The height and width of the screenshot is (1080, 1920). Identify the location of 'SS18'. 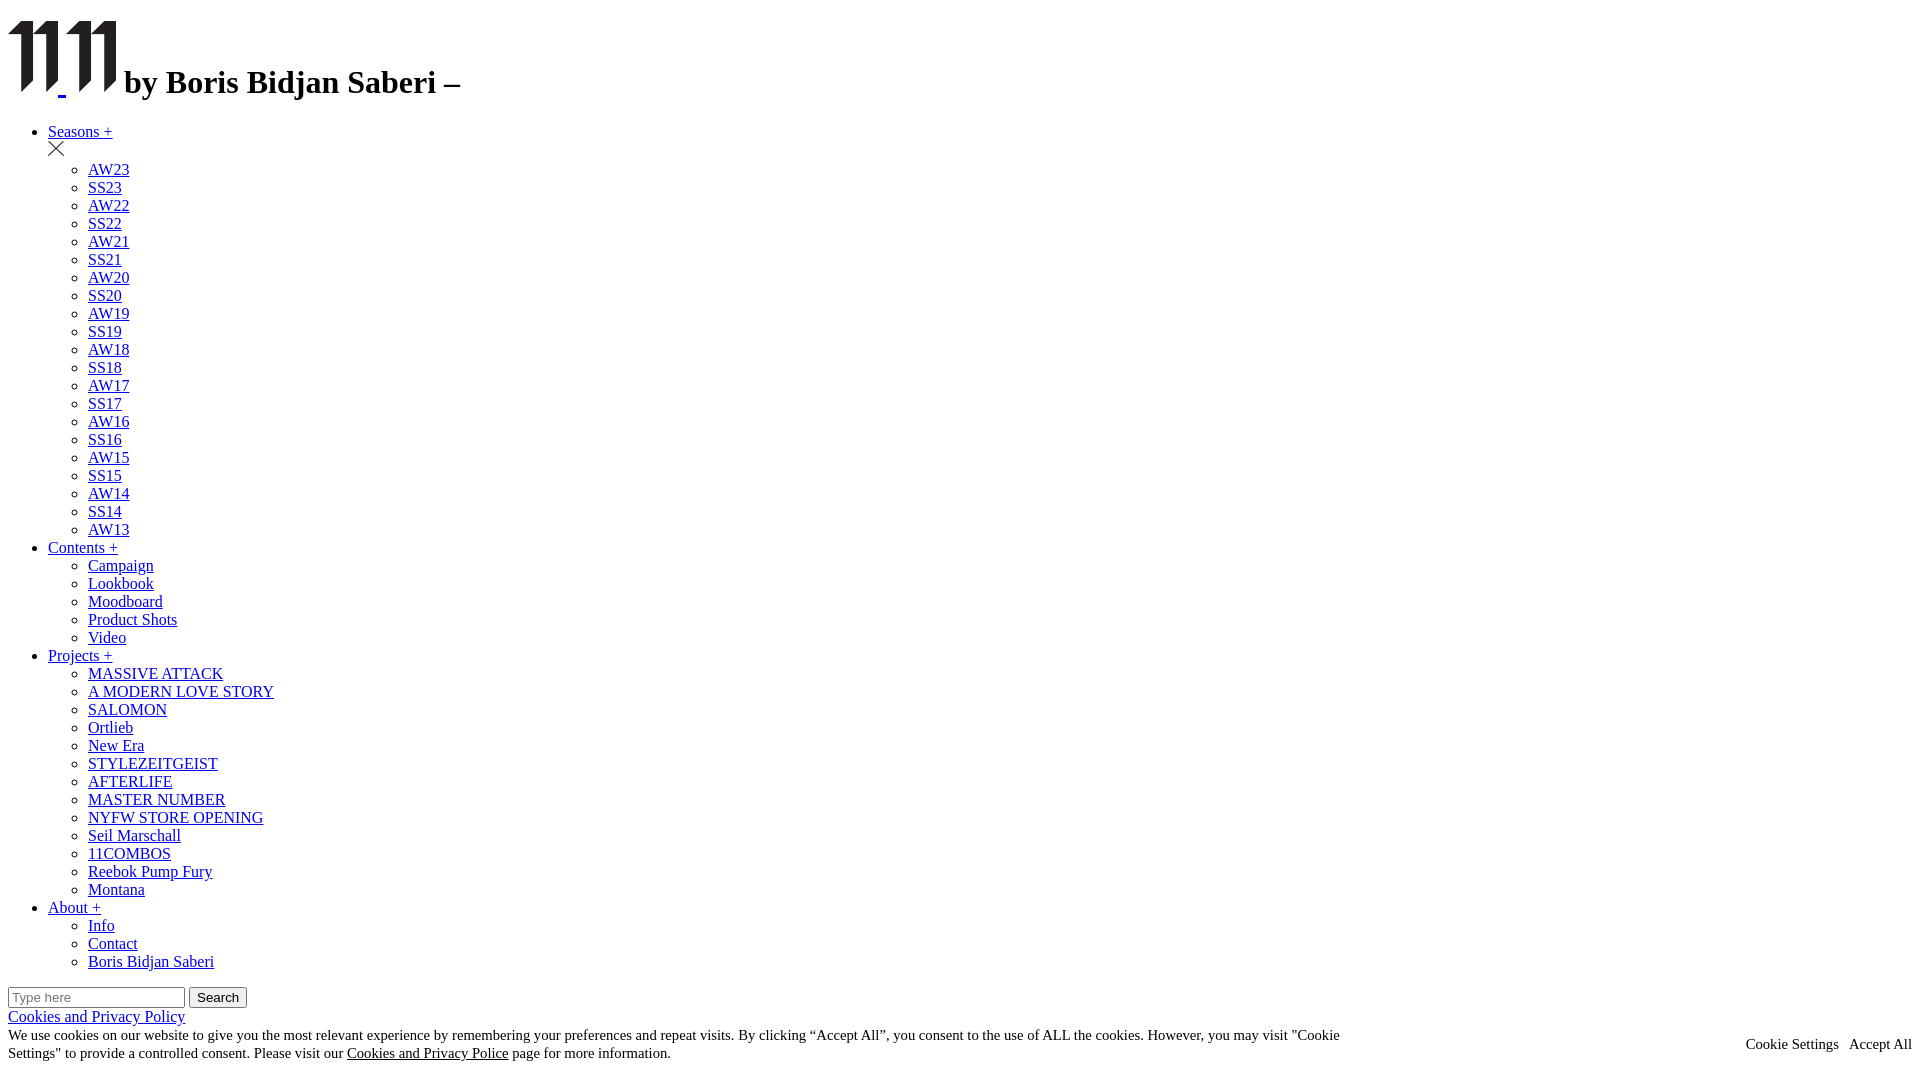
(104, 367).